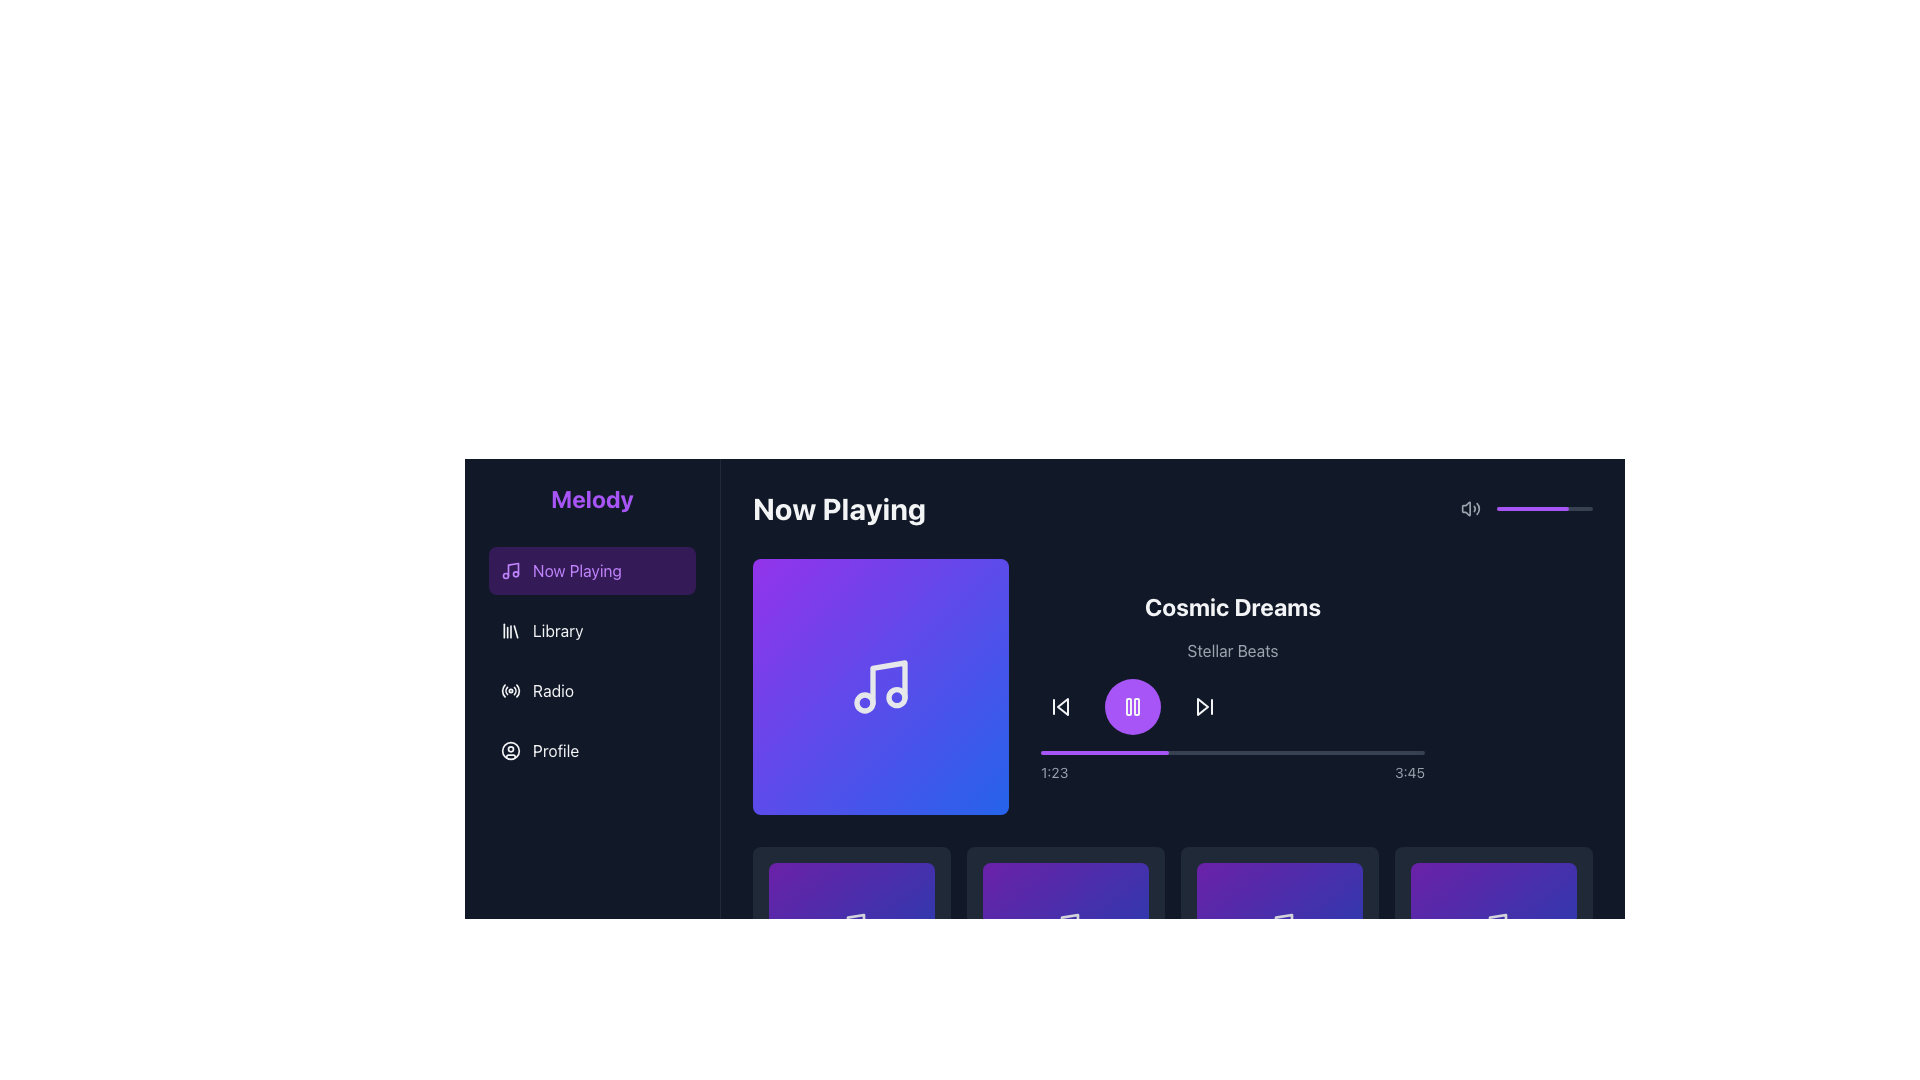  I want to click on the right vertical bar of the purple pause icon, so click(1137, 705).